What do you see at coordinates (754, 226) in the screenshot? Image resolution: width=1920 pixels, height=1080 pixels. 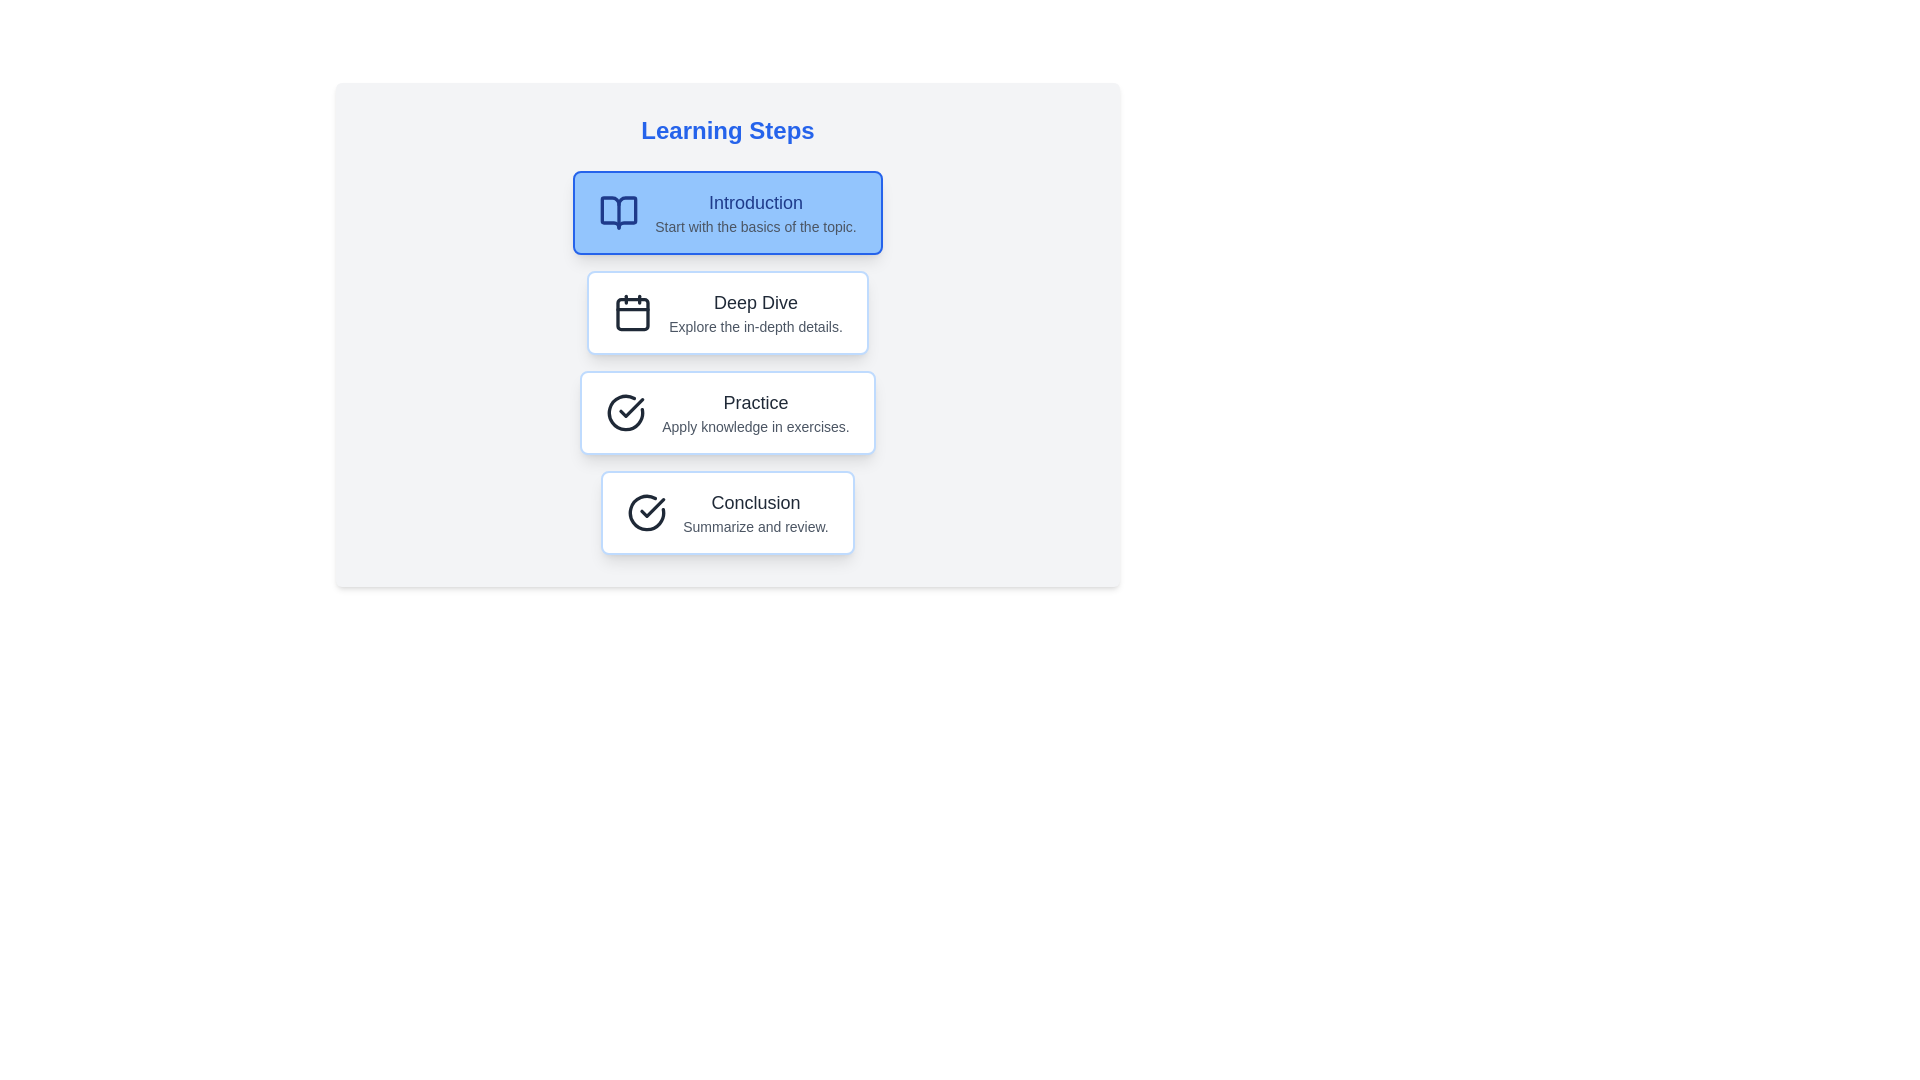 I see `the text description located directly below the 'Introduction' section, within the topmost rectangular section highlighted with a blue outline and an open book icon` at bounding box center [754, 226].